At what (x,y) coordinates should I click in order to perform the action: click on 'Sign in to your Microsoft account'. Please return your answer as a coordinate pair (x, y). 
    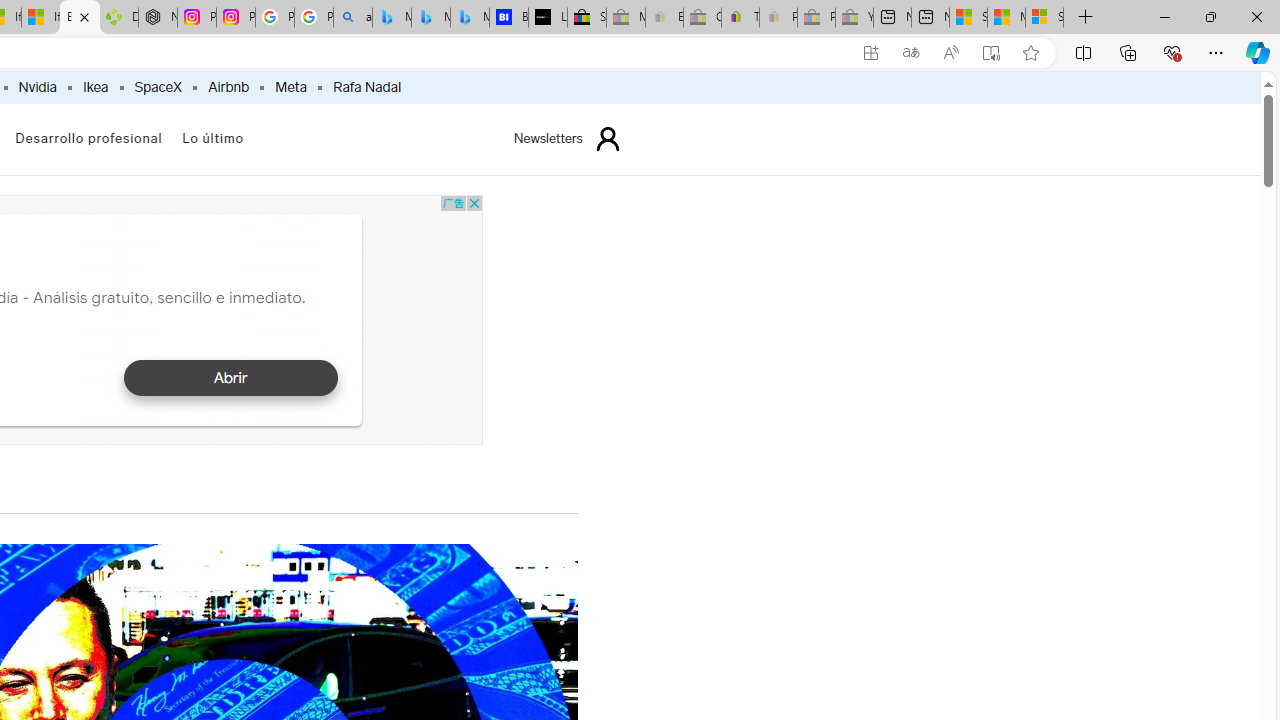
    Looking at the image, I should click on (1044, 17).